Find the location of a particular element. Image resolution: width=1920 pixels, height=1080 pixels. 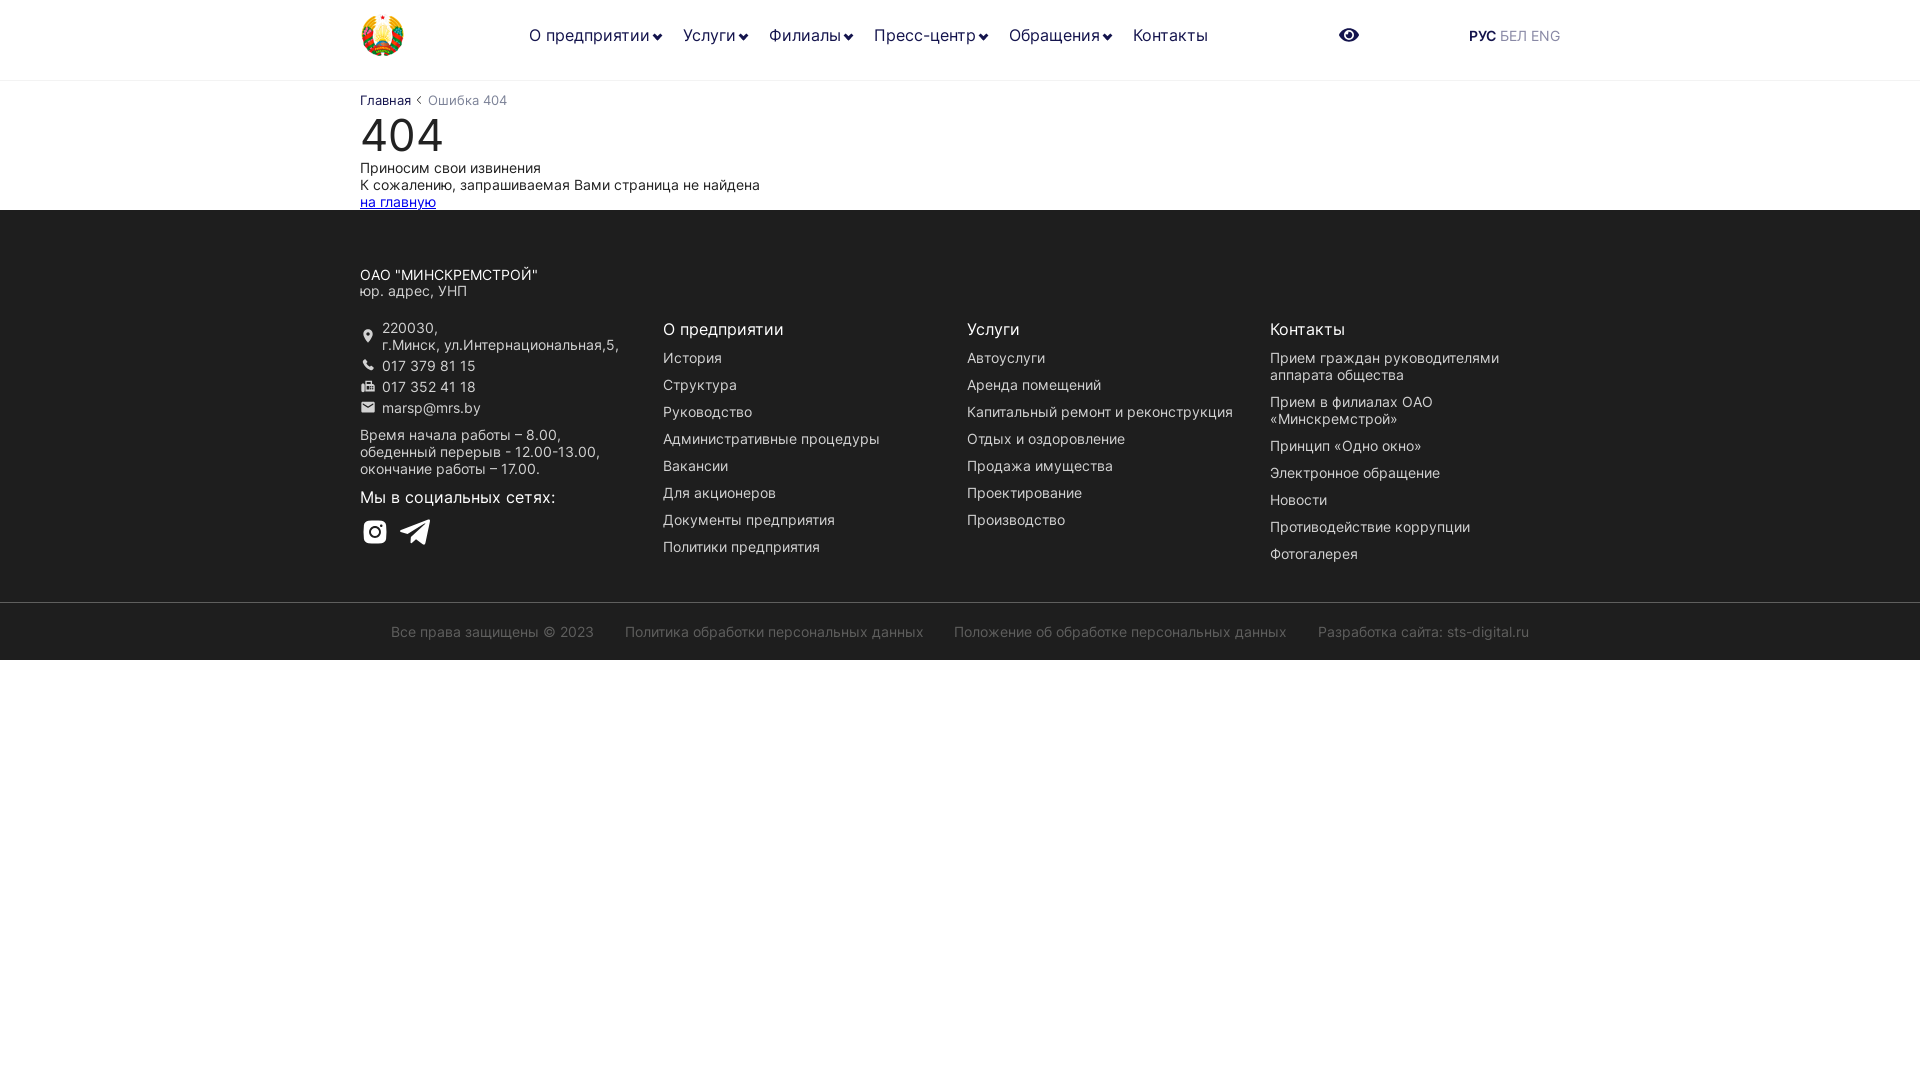

'017 352 41 18' is located at coordinates (427, 386).